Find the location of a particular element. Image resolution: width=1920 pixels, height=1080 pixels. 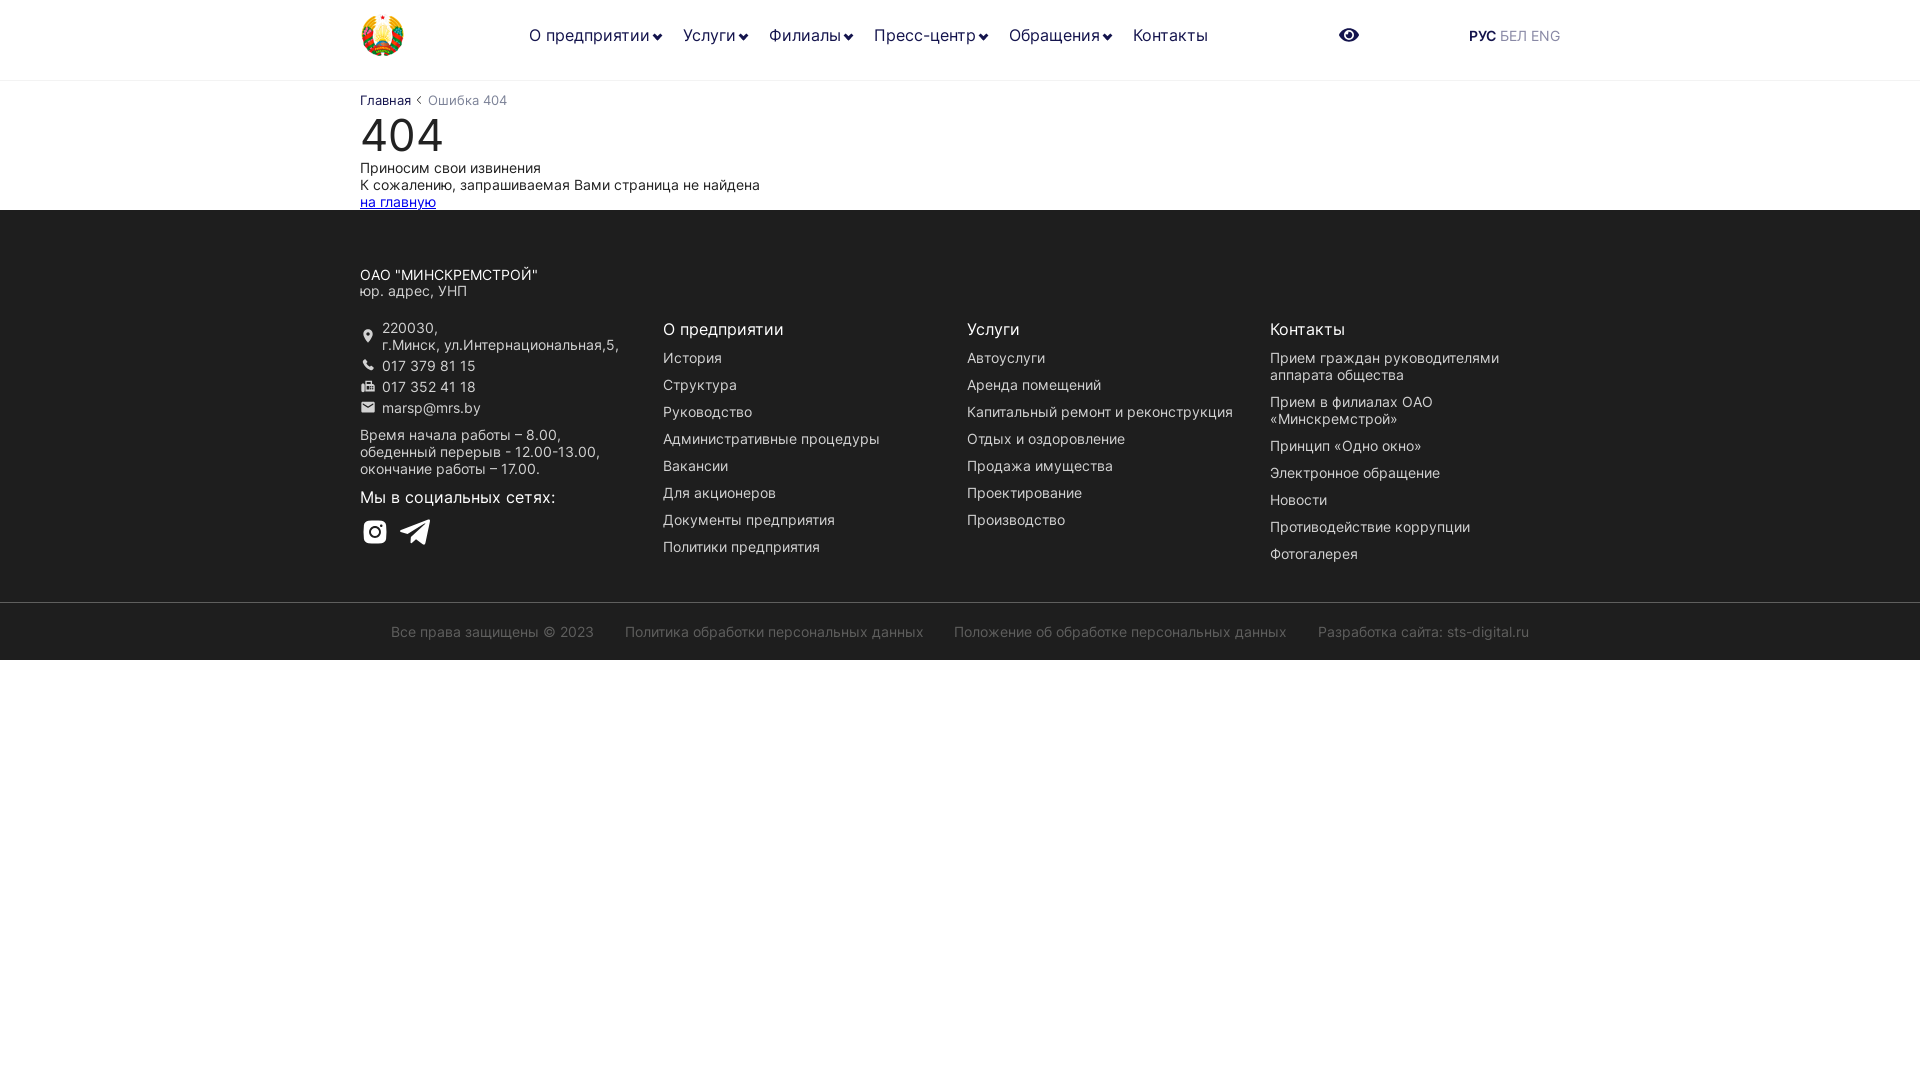

'017 352 41 18' is located at coordinates (427, 386).